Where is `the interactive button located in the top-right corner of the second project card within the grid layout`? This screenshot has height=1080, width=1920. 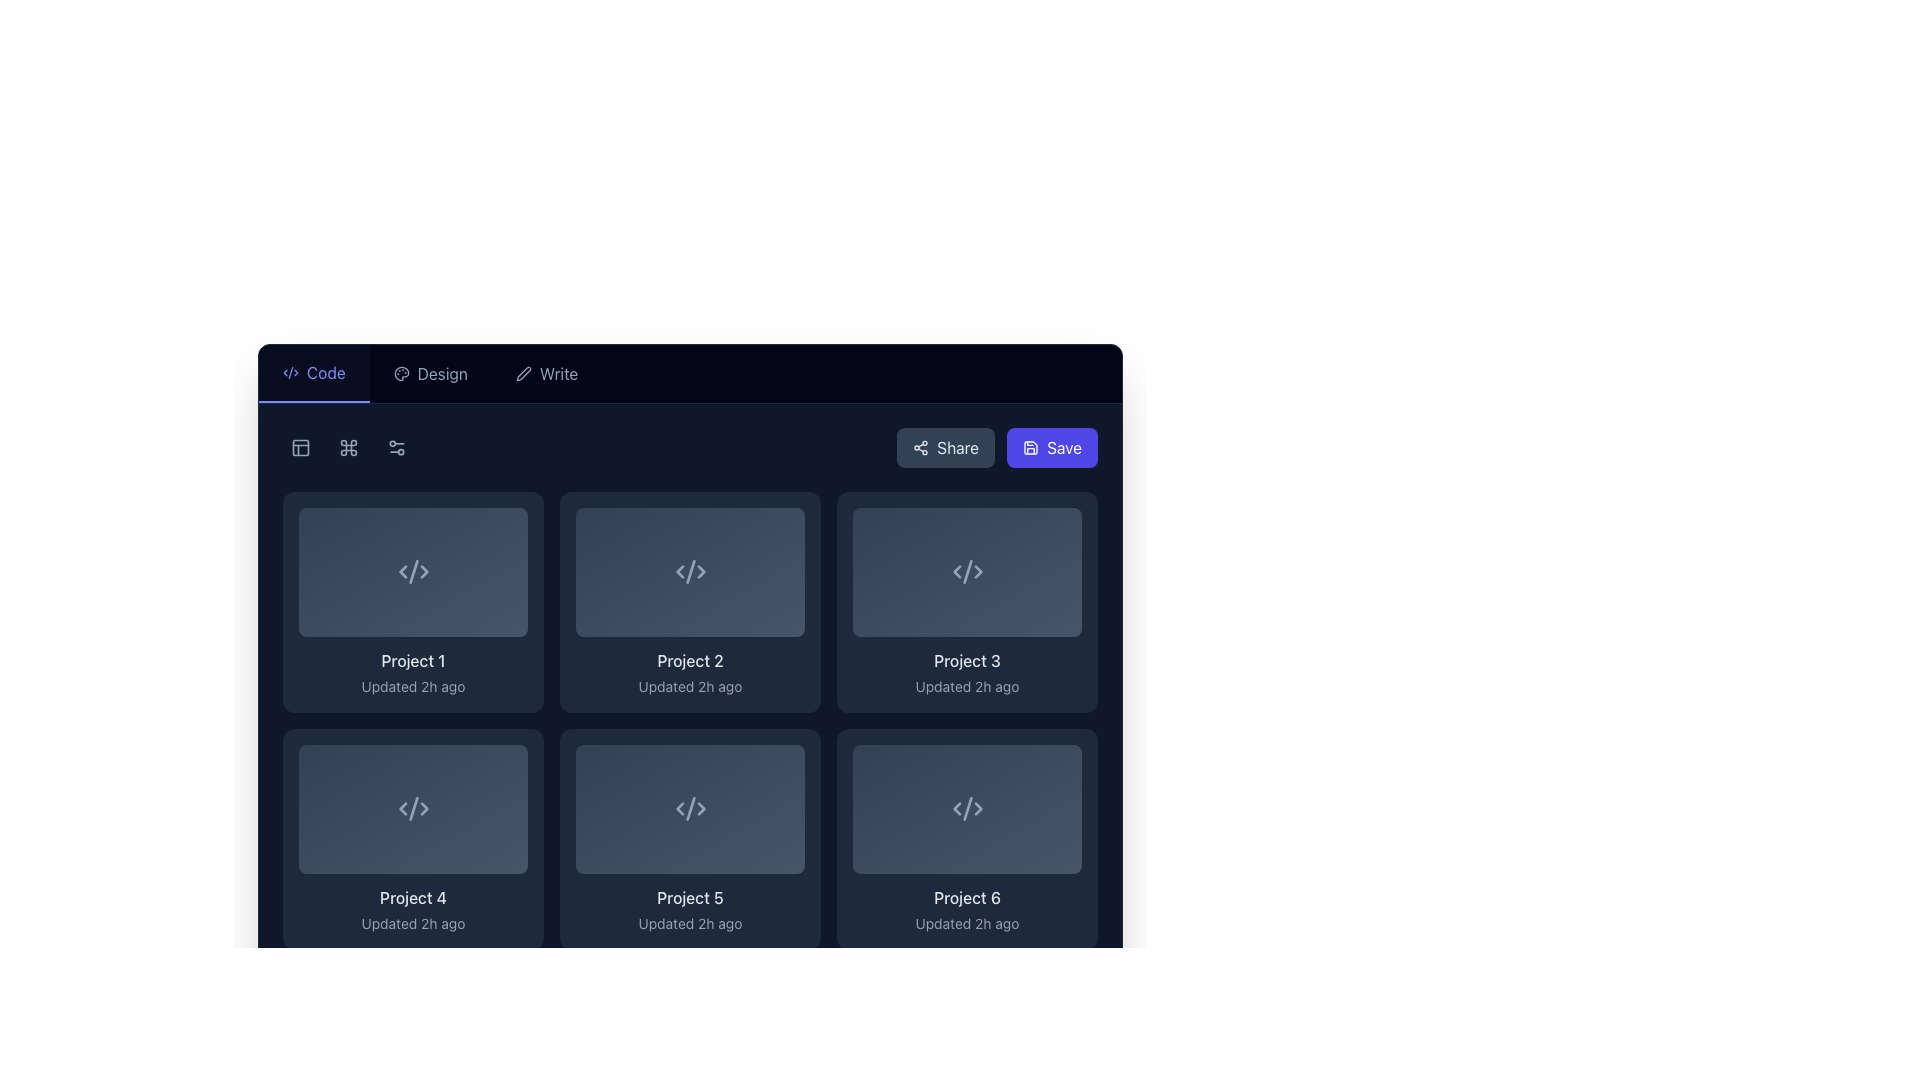 the interactive button located in the top-right corner of the second project card within the grid layout is located at coordinates (801, 511).